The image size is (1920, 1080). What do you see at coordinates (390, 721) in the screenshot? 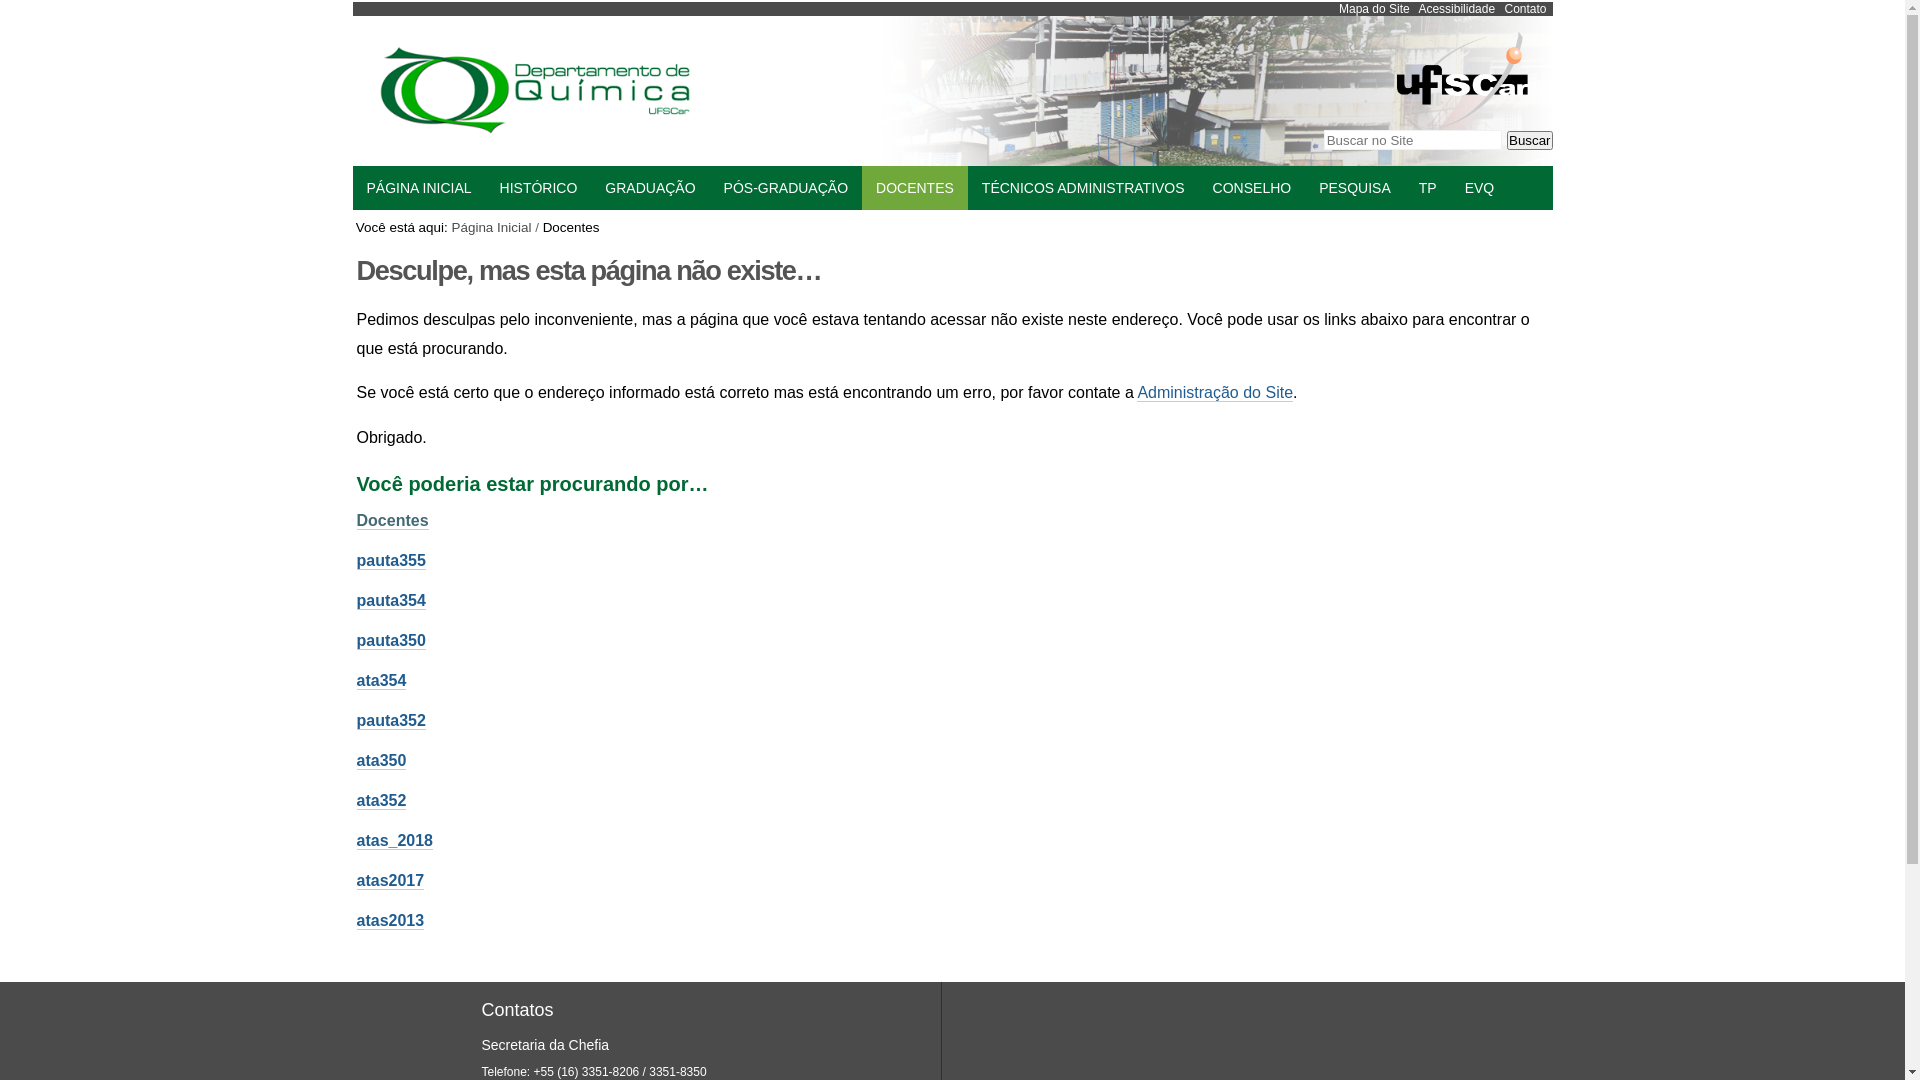
I see `'pauta352'` at bounding box center [390, 721].